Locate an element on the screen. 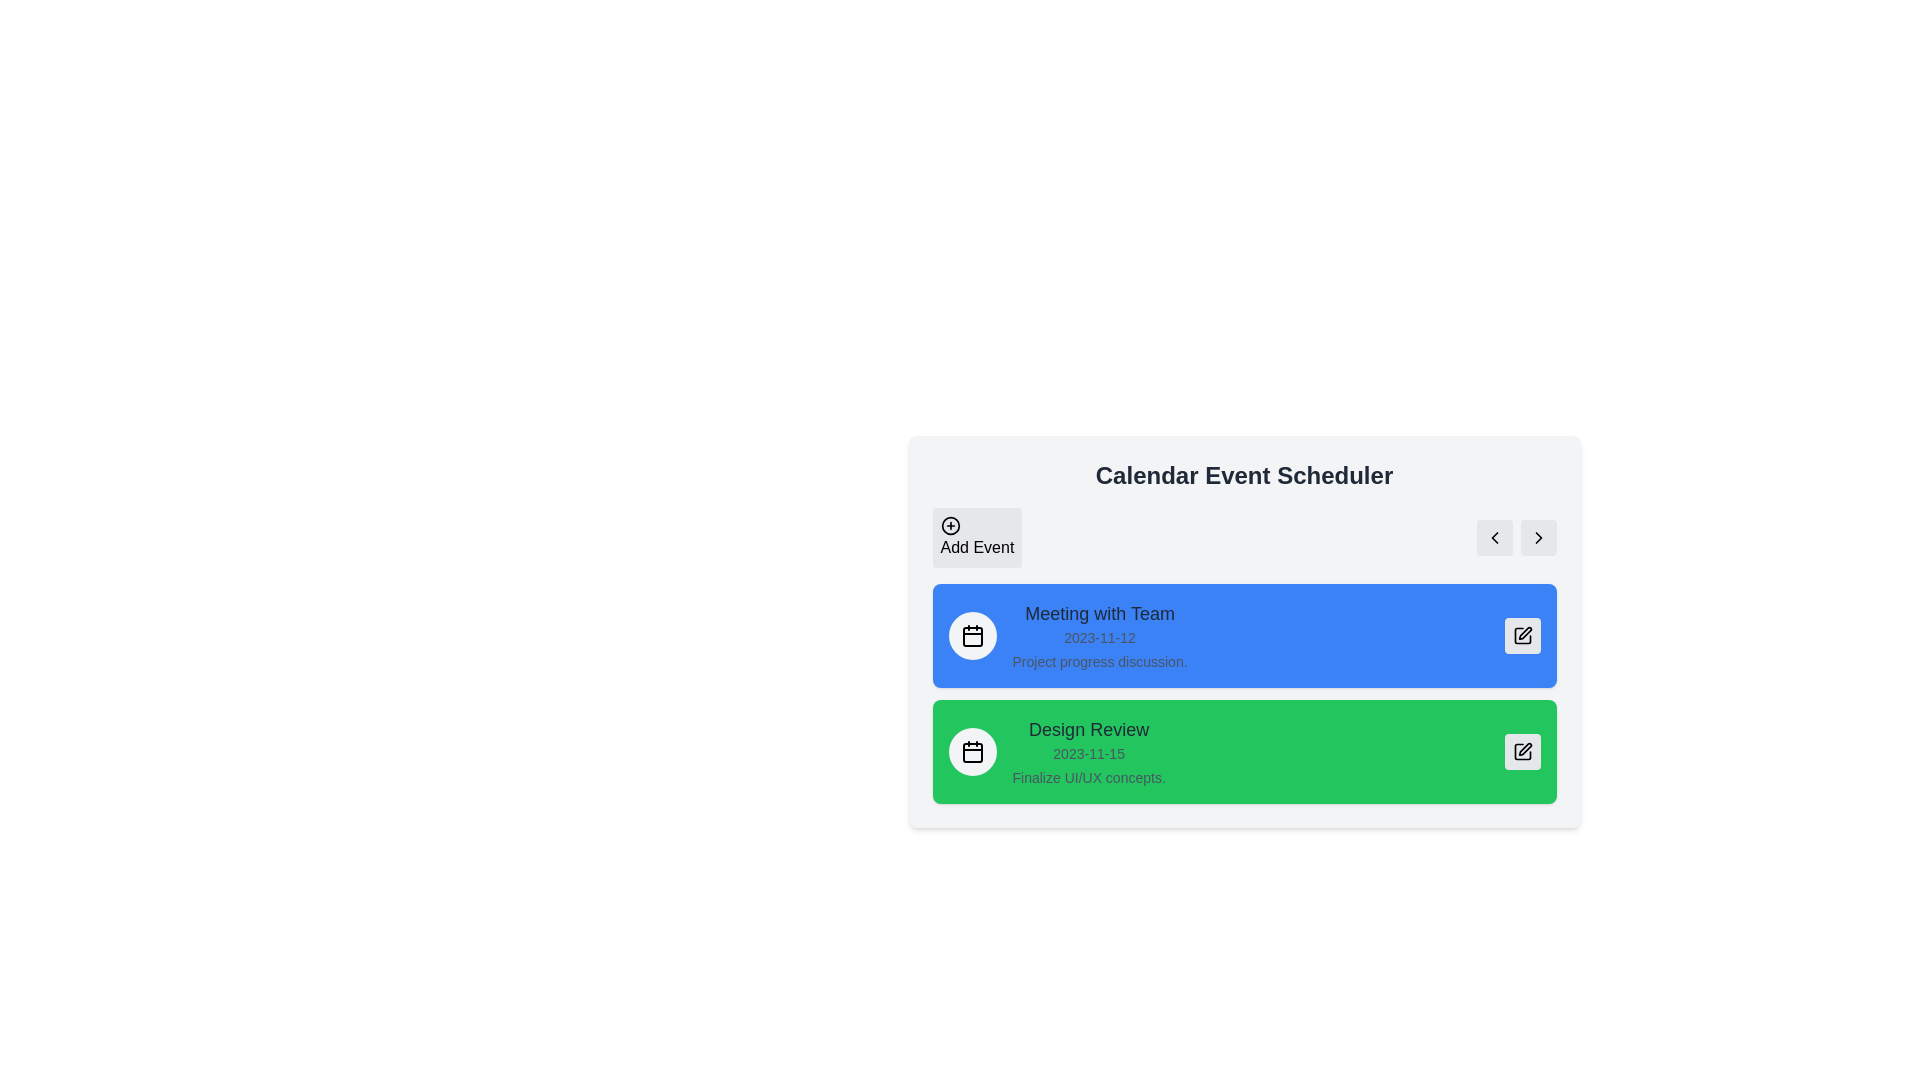 This screenshot has height=1080, width=1920. the left-facing chevron icon button, which is a small black arrow contained within a light gray rounded square at the top-right of the calendar event scheduler interface is located at coordinates (1494, 536).